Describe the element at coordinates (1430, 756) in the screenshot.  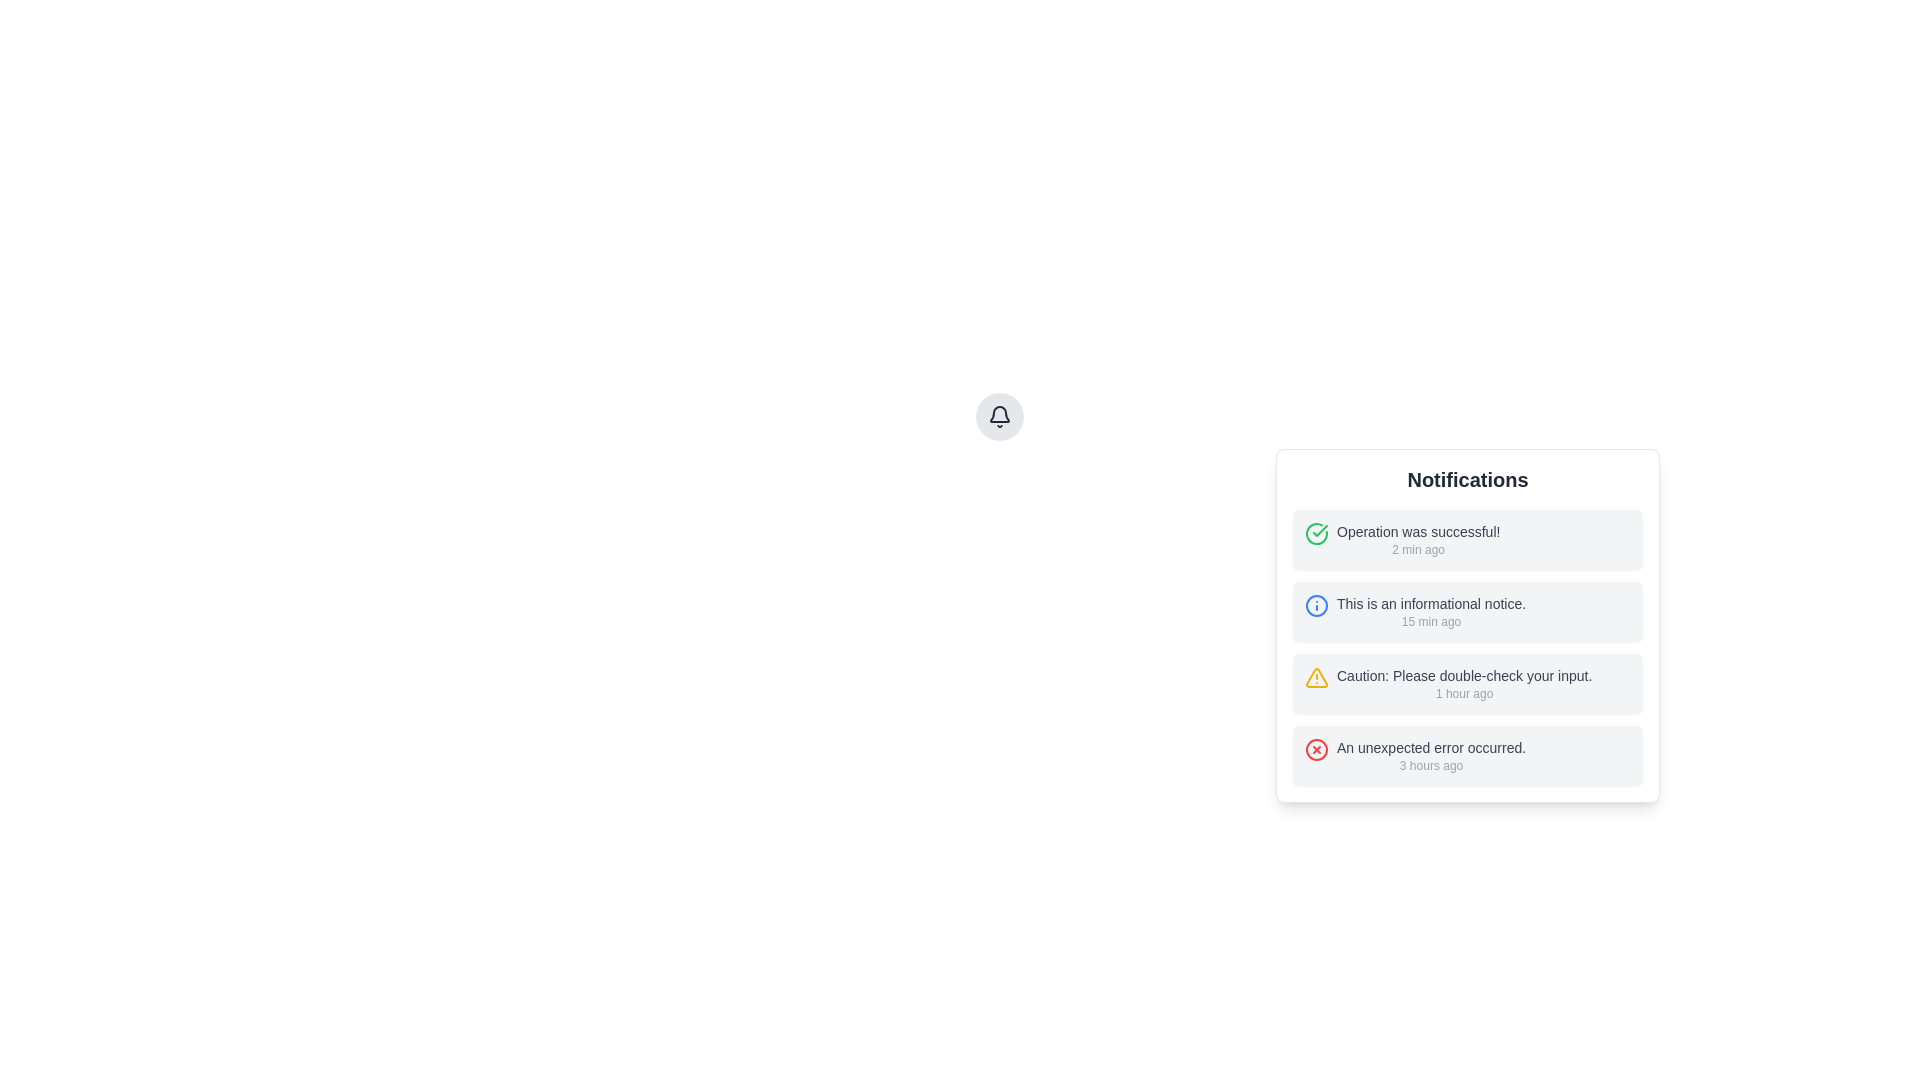
I see `the text-based notification at the bottom of the notifications list` at that location.